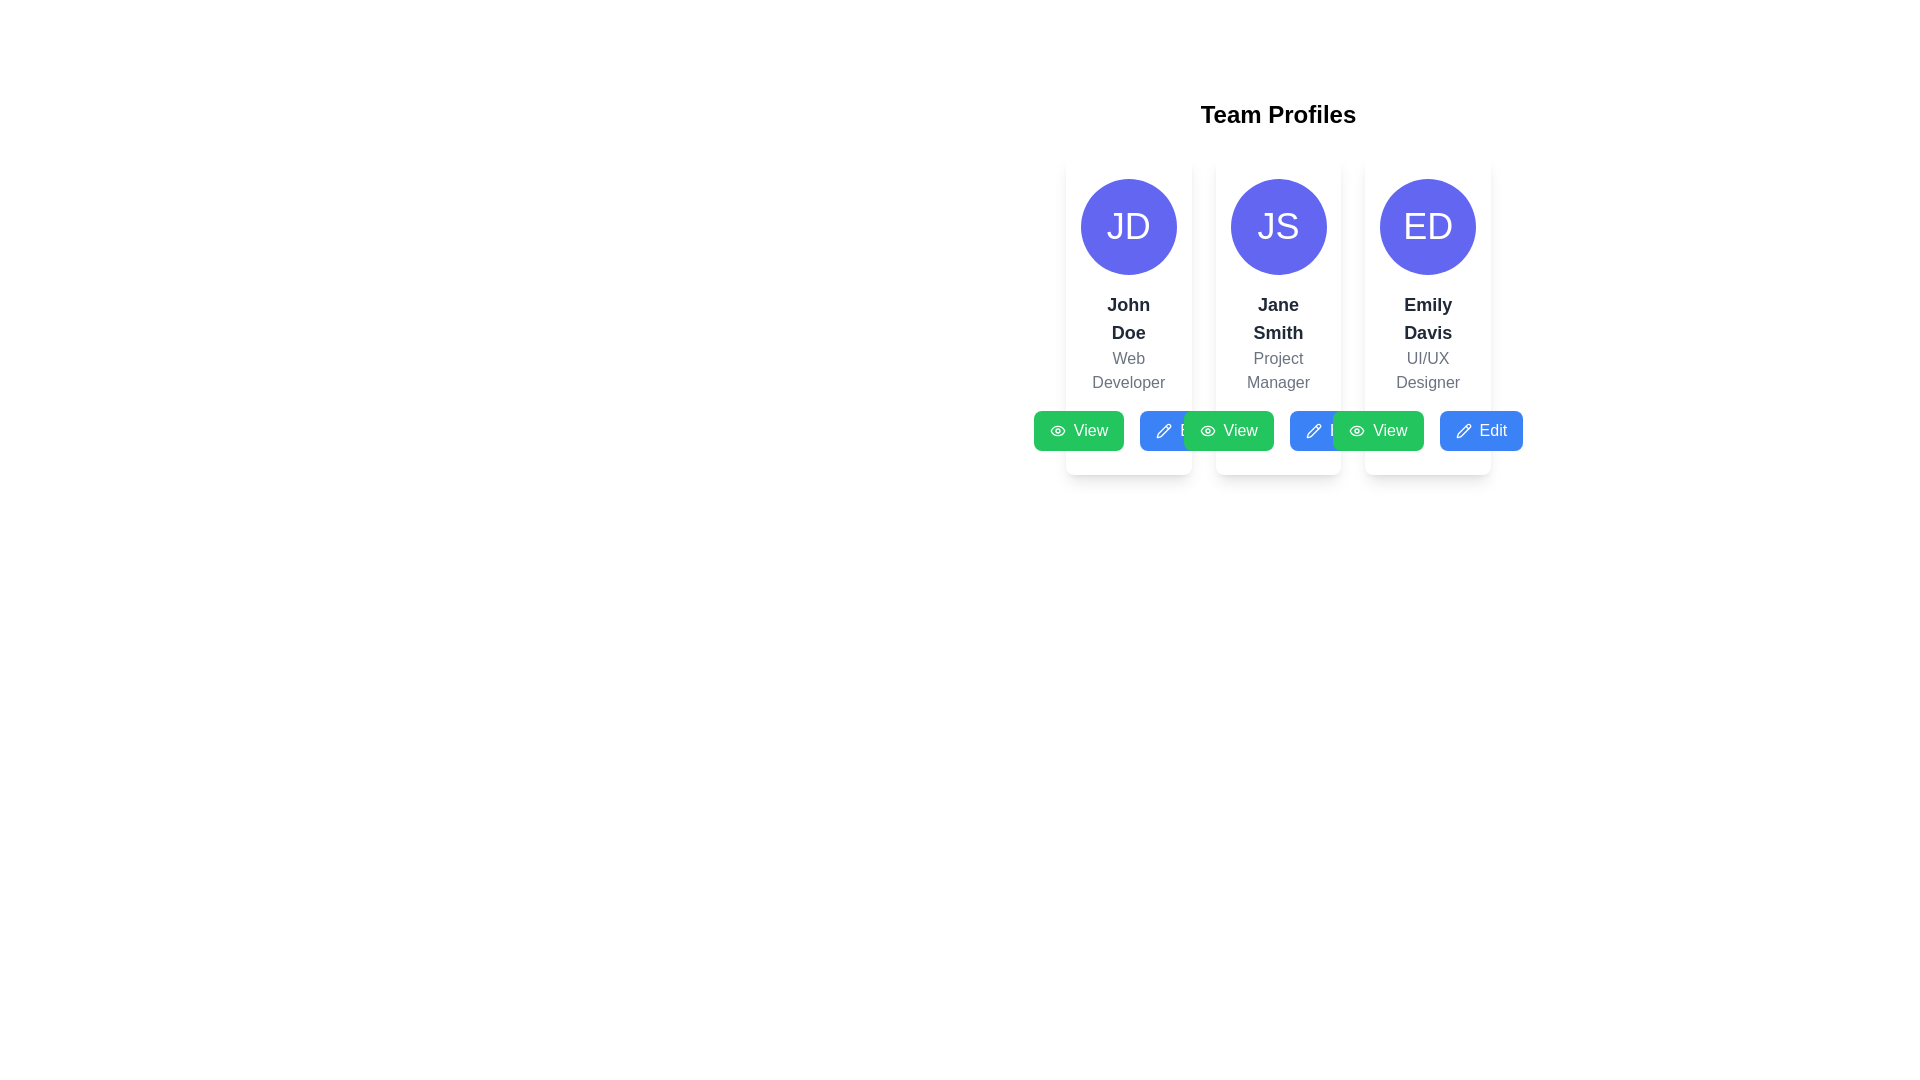  What do you see at coordinates (1239, 430) in the screenshot?
I see `the 'View' text label, which is located within a green button with rounded corners and a slight drop shadow, positioned below the second profile titled 'Jane Smith'` at bounding box center [1239, 430].